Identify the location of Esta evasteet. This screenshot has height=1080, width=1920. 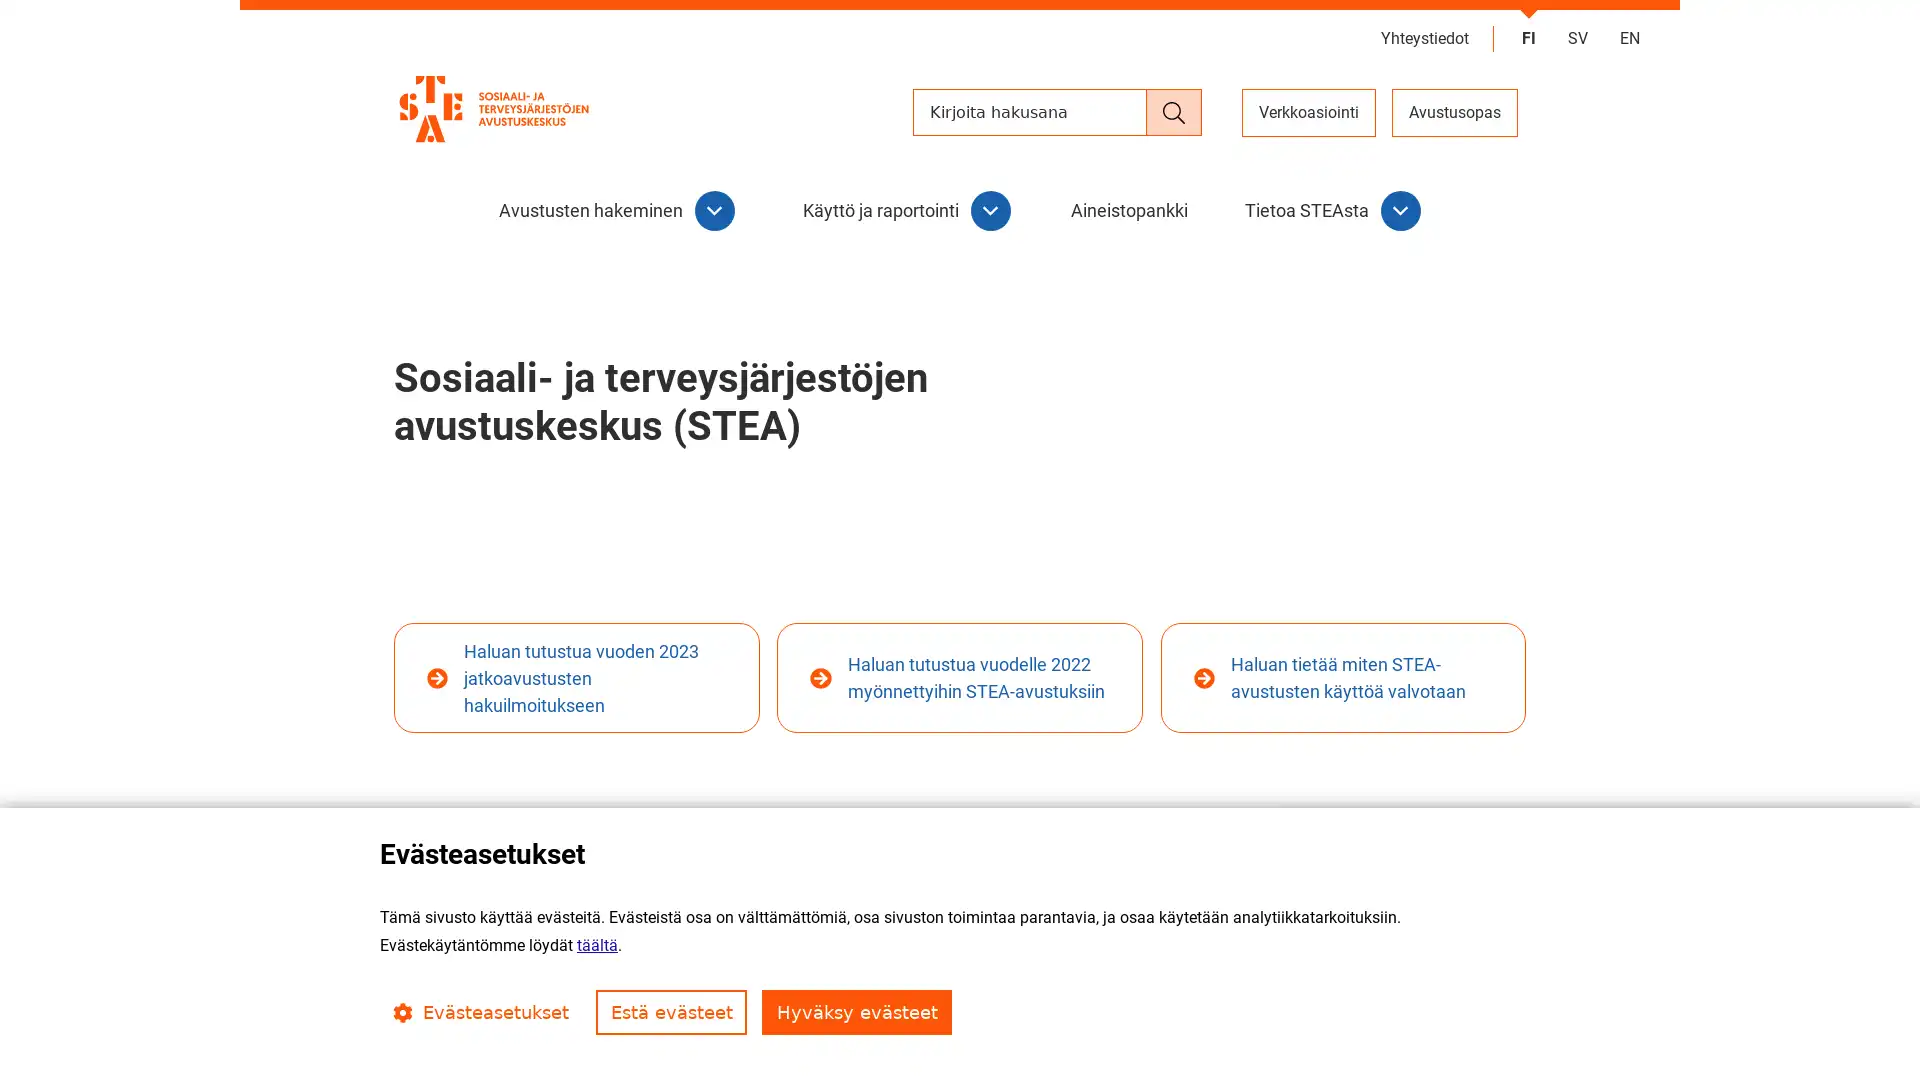
(671, 1012).